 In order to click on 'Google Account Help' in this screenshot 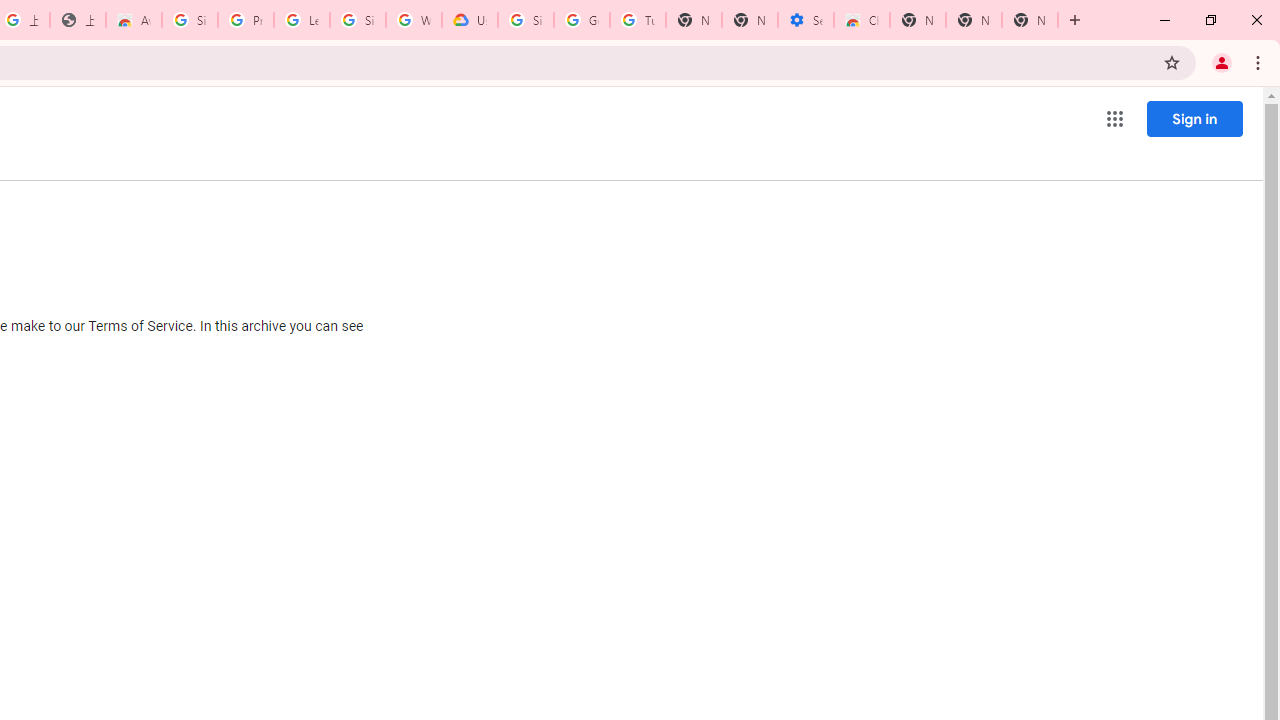, I will do `click(581, 20)`.